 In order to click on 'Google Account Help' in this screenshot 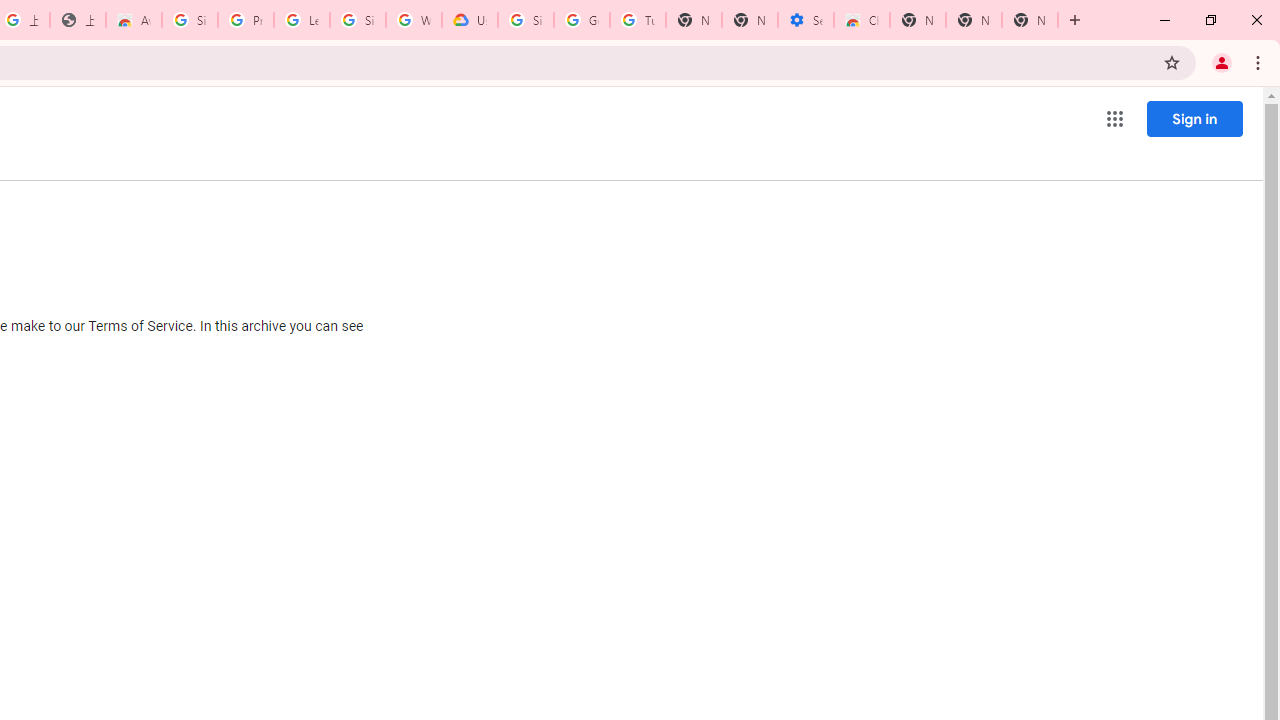, I will do `click(581, 20)`.